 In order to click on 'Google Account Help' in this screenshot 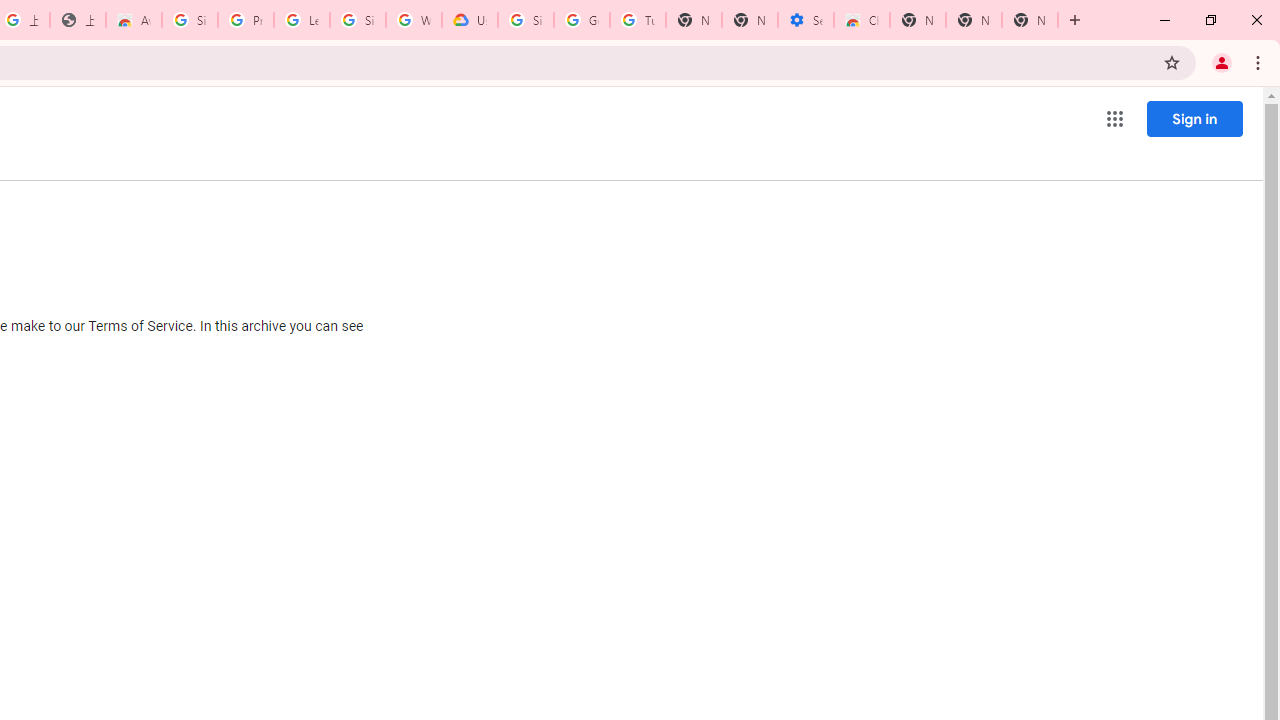, I will do `click(581, 20)`.